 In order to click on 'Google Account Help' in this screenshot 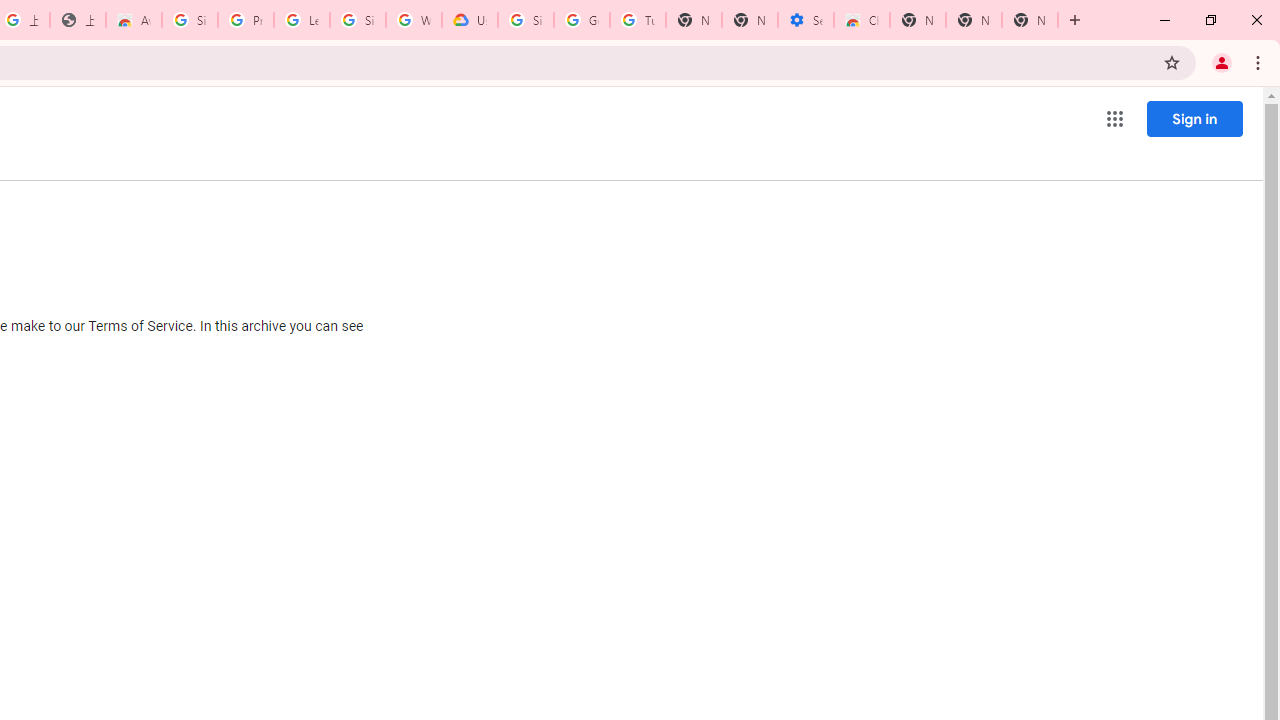, I will do `click(581, 20)`.